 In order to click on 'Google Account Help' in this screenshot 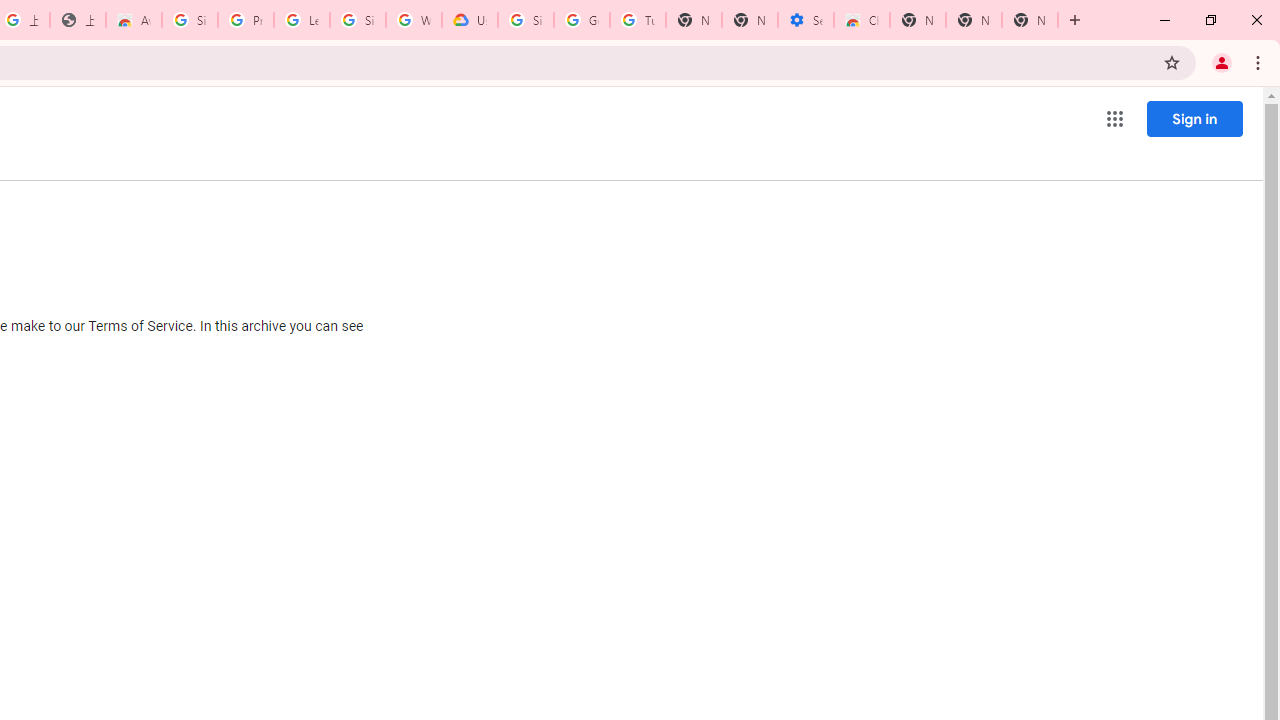, I will do `click(581, 20)`.